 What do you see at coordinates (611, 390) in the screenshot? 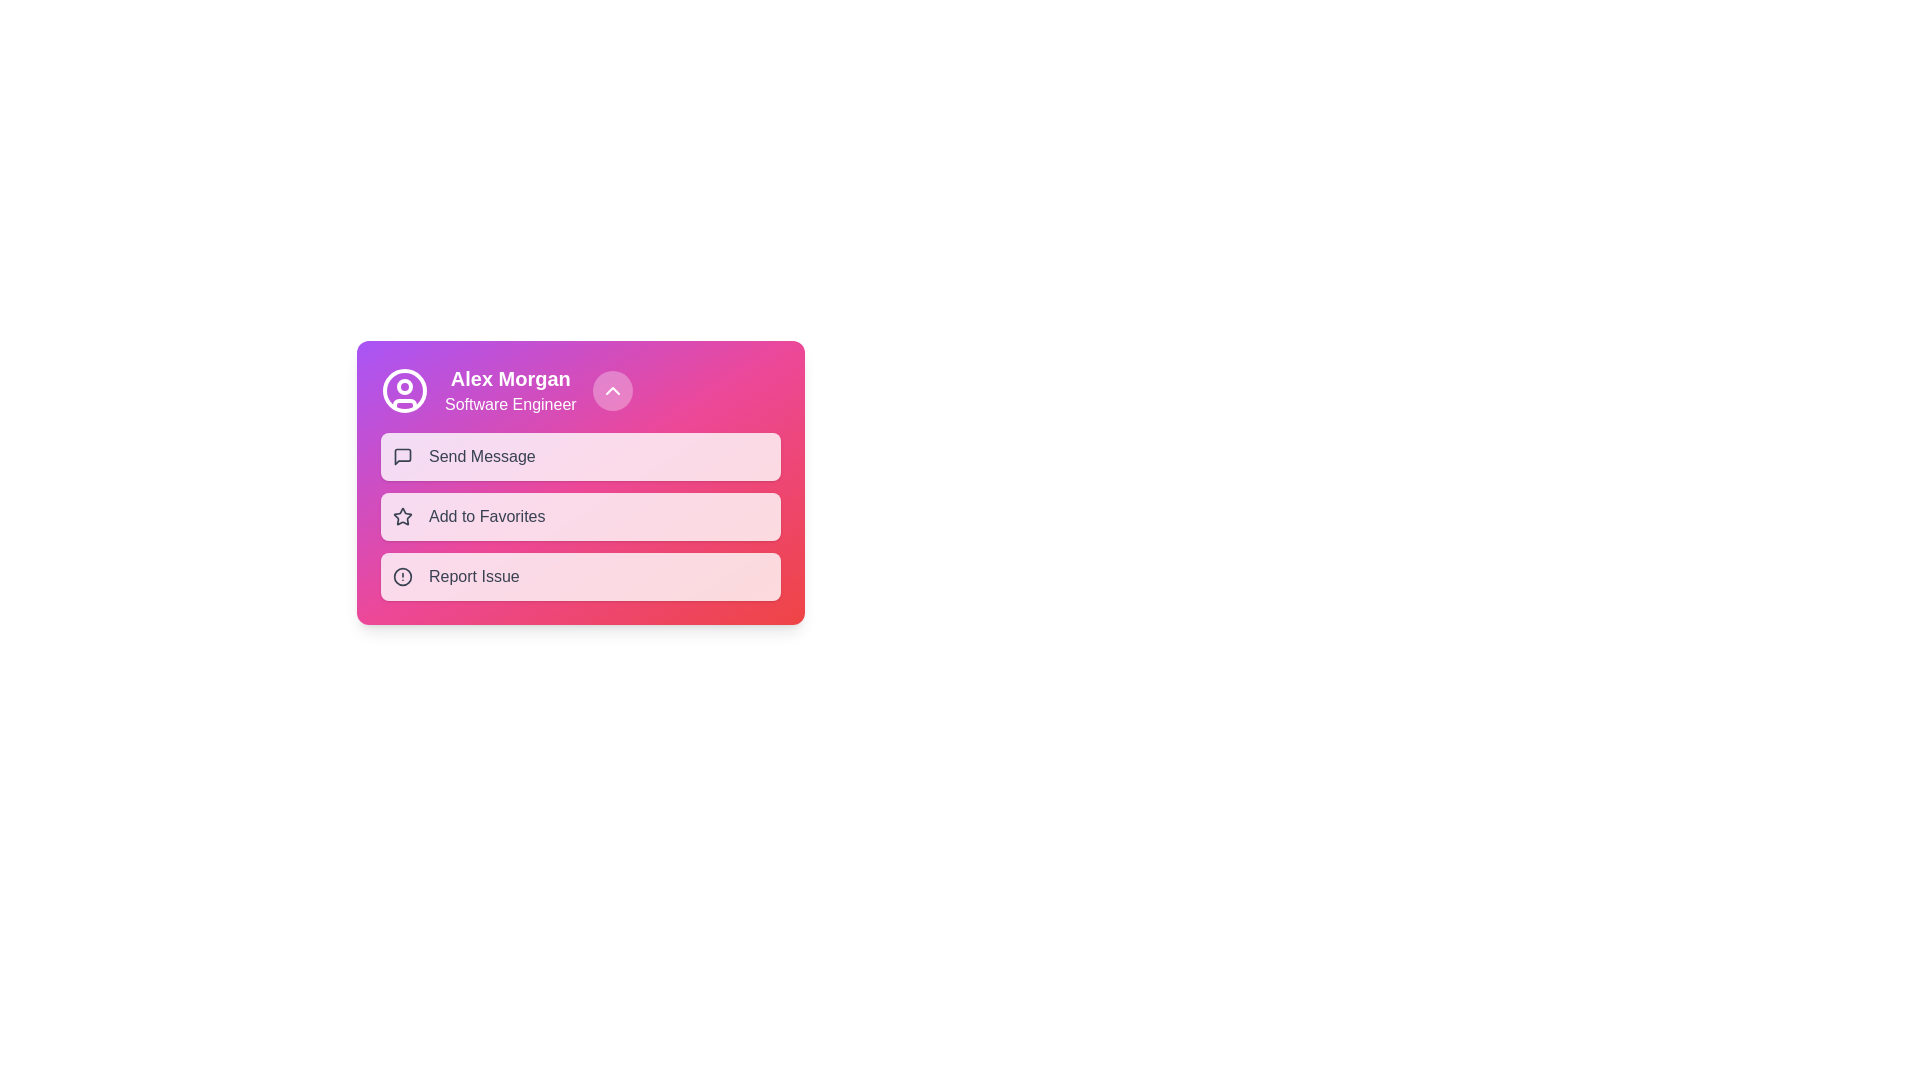
I see `the button located to the right of 'Alex Morgan' and above 'Software Engineer'` at bounding box center [611, 390].